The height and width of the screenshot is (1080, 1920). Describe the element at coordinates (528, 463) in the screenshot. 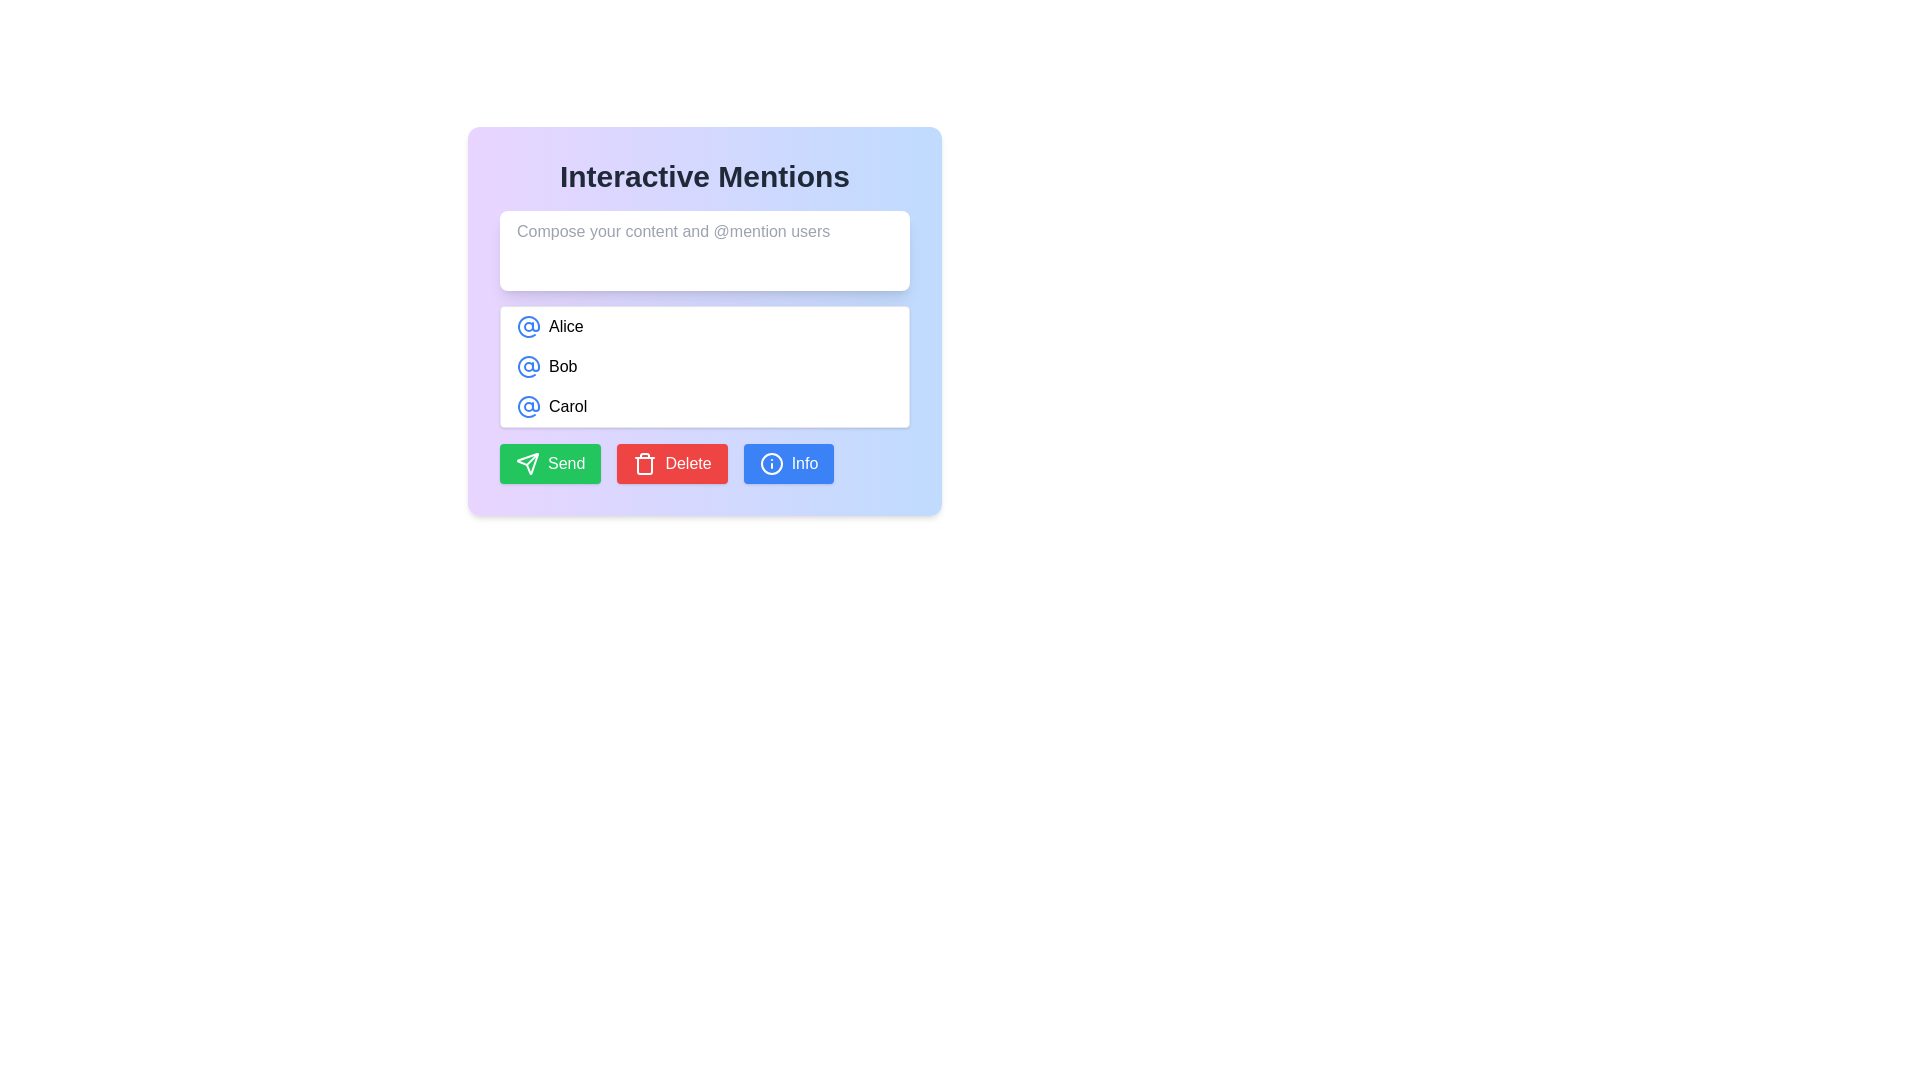

I see `the lower-left segment of the paper airplane icon on the green 'Send' button to send a message` at that location.